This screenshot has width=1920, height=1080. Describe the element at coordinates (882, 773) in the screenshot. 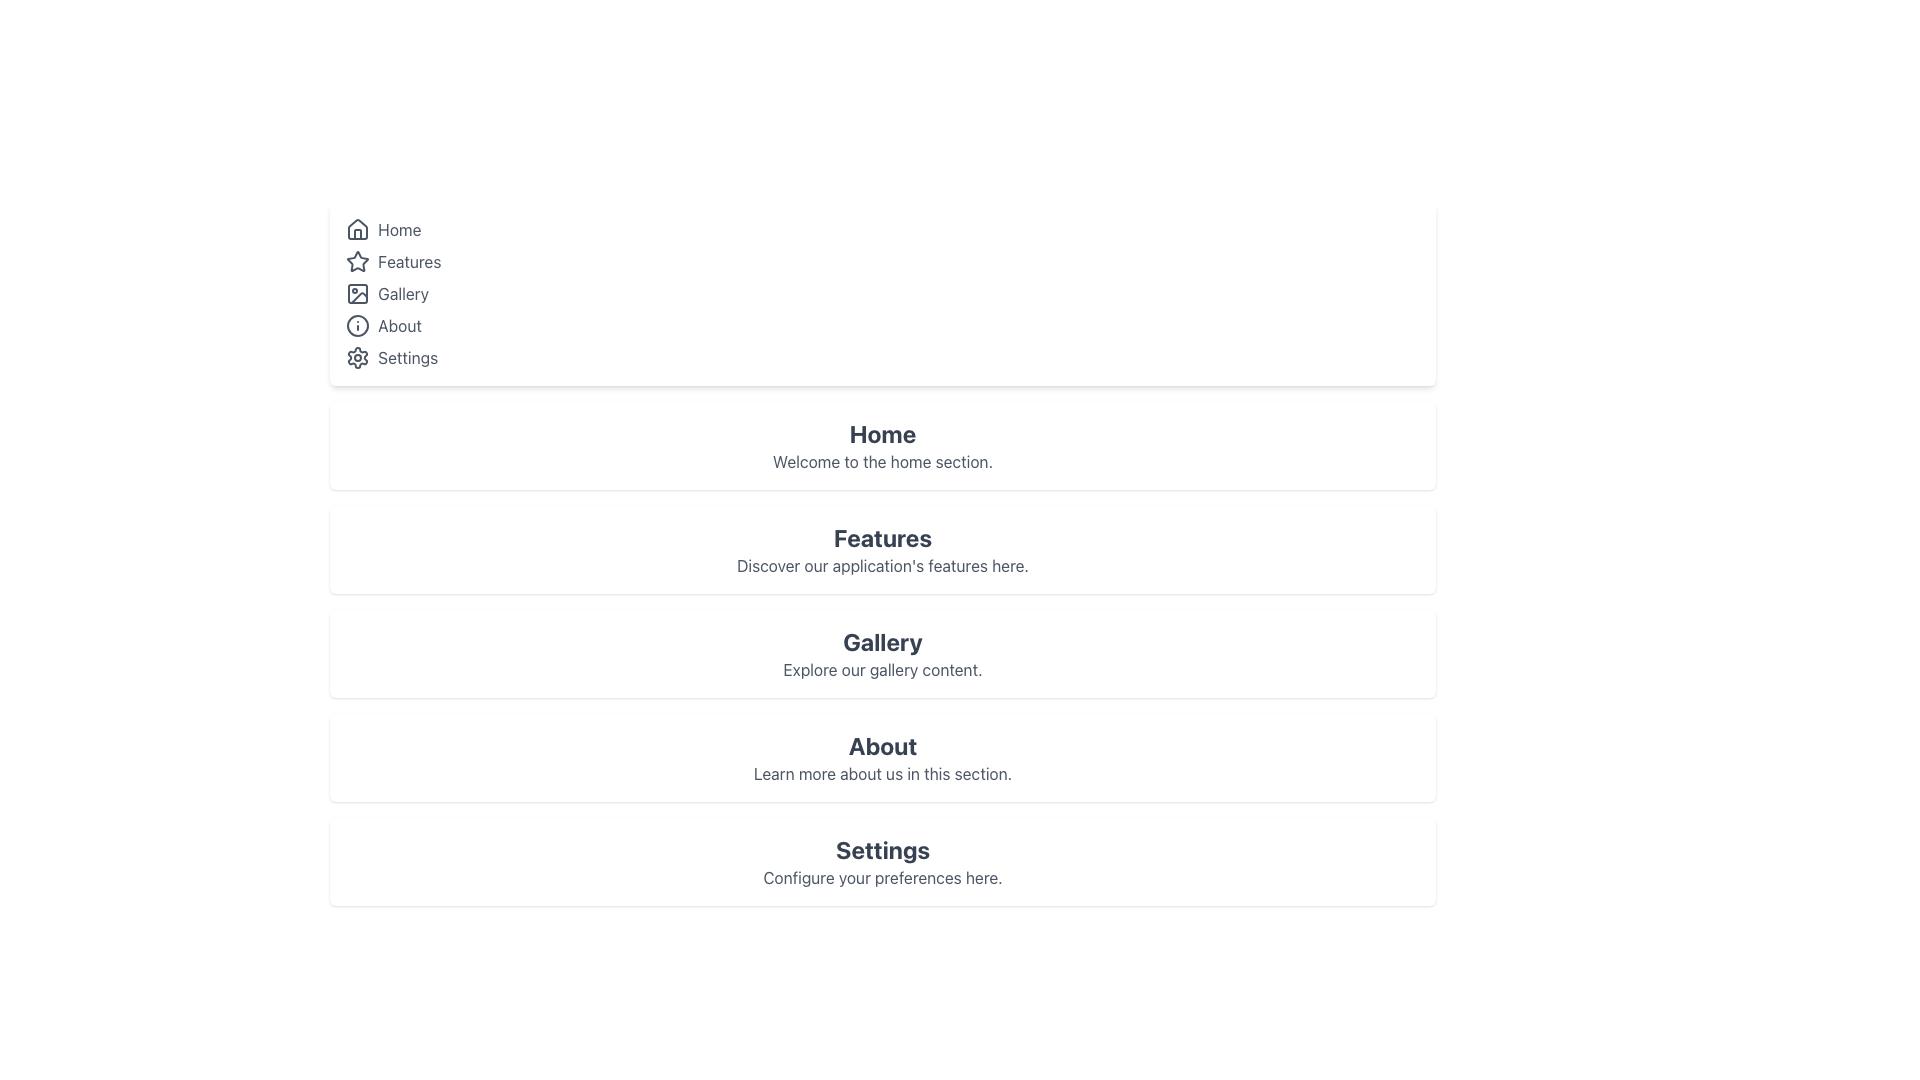

I see `the informational text label located below the 'About' heading in the interface` at that location.